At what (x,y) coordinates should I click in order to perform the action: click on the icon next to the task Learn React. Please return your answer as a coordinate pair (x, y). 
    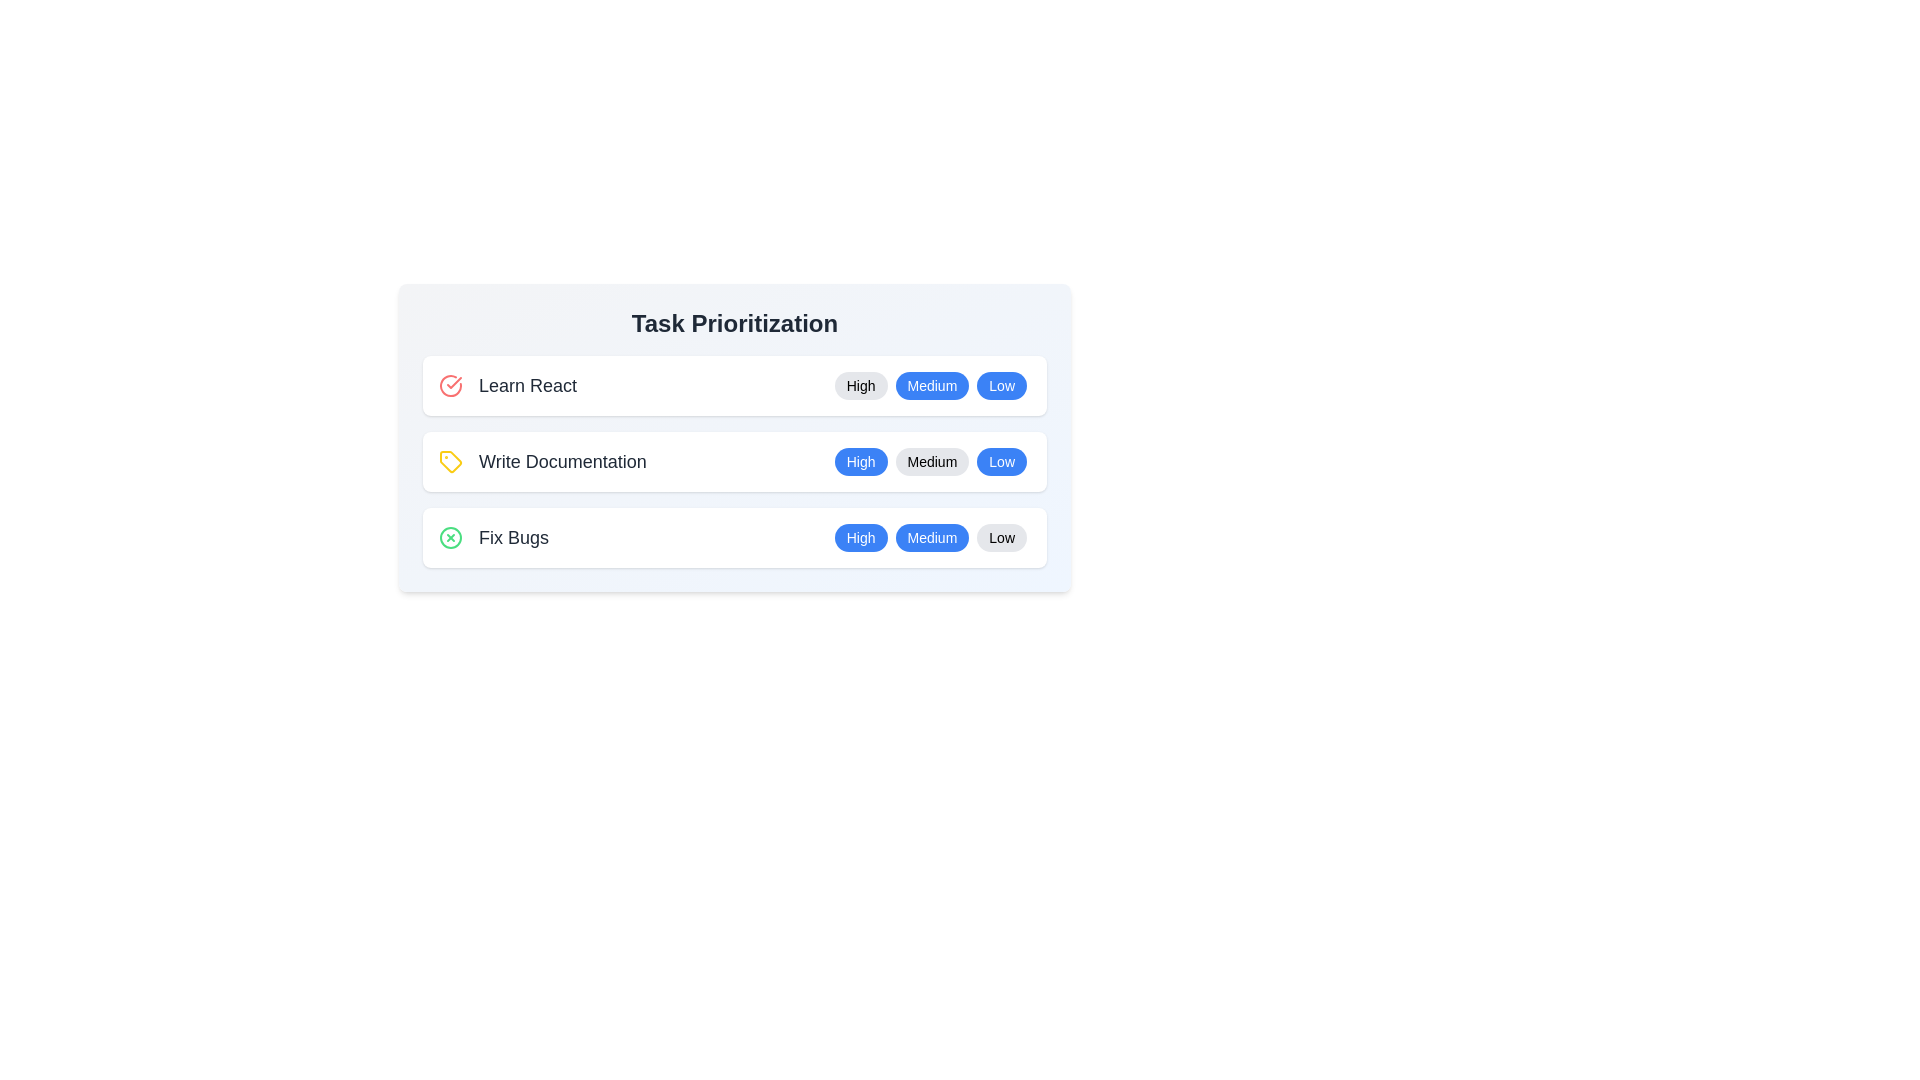
    Looking at the image, I should click on (450, 385).